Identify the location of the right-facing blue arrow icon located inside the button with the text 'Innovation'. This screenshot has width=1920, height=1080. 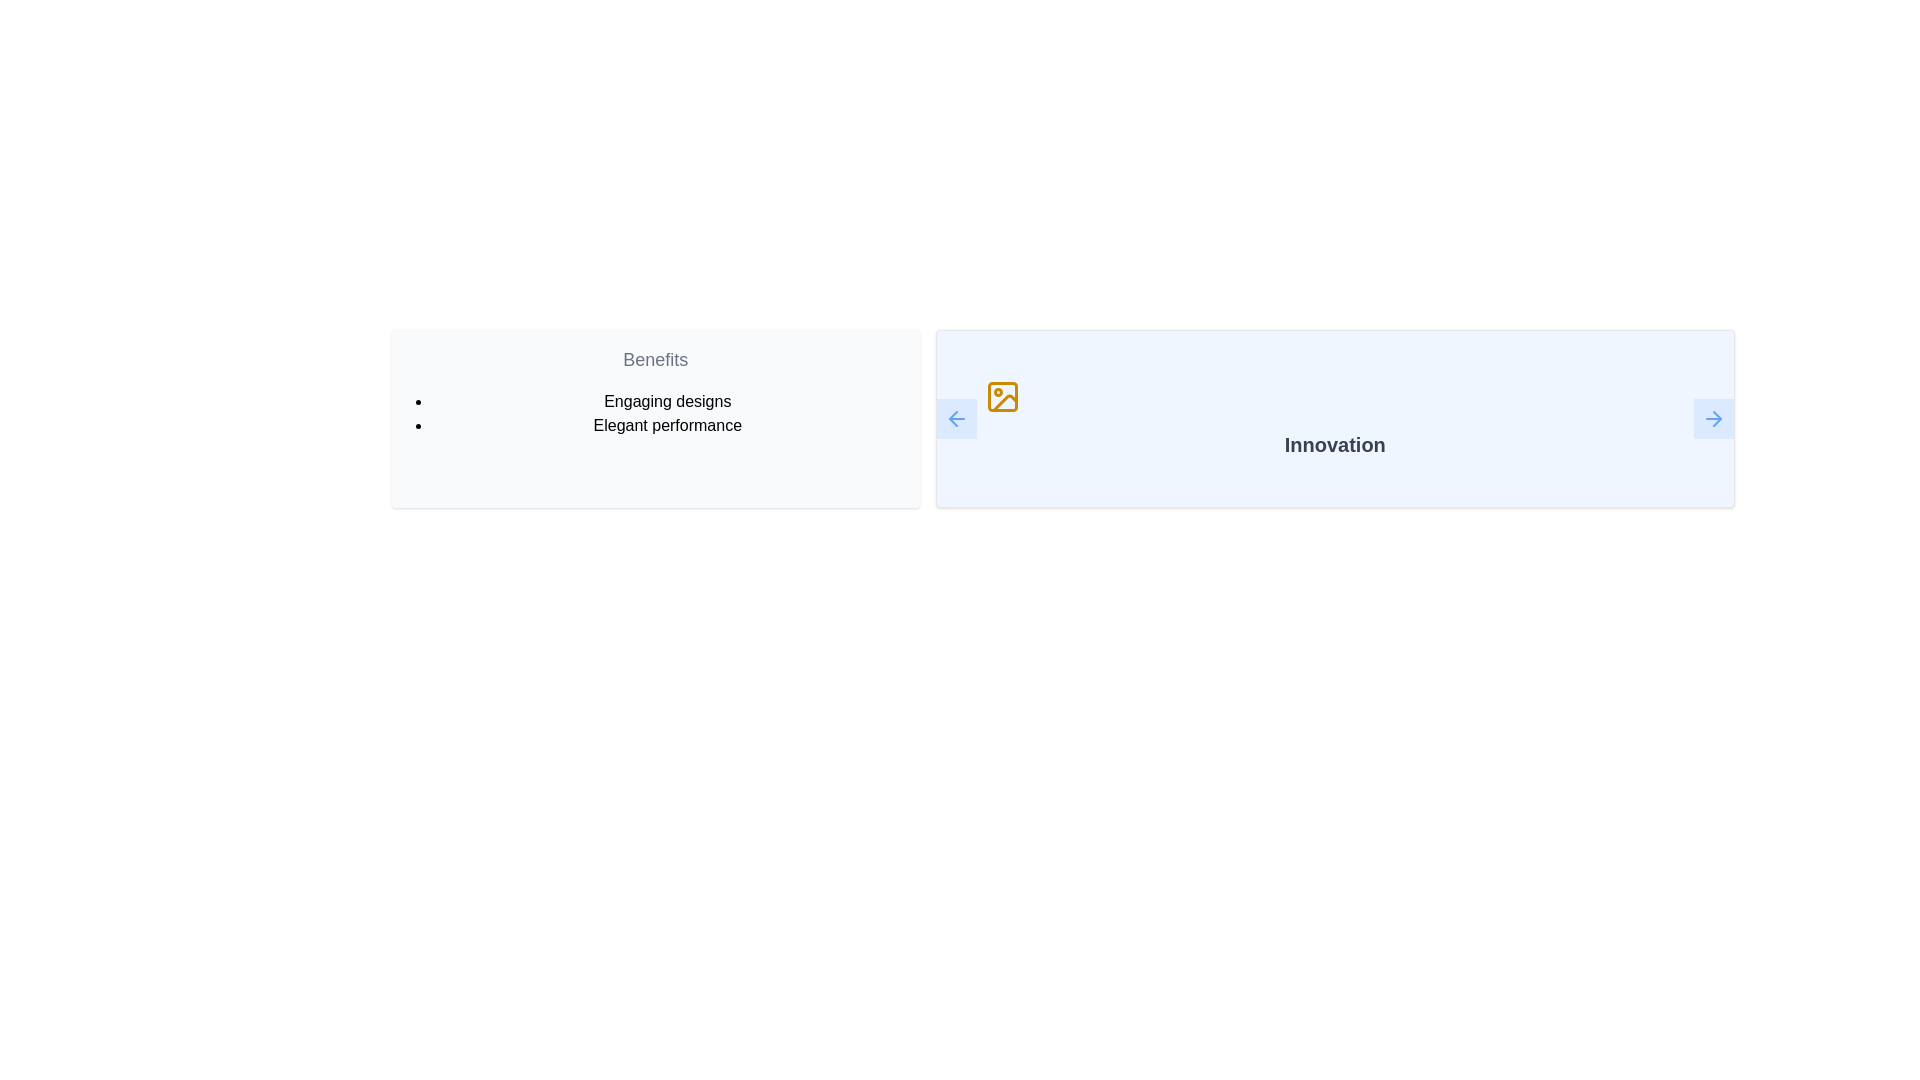
(1712, 418).